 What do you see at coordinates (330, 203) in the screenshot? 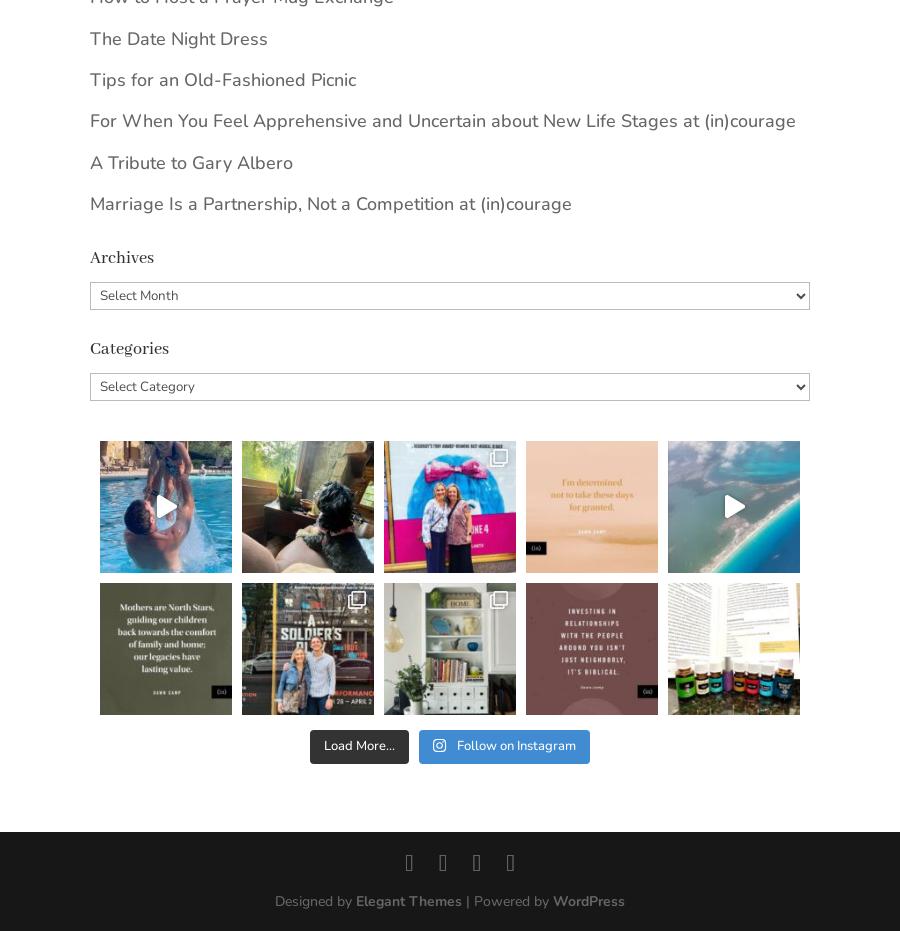
I see `'Marriage Is a Partnership, Not a Competition at (in)courage'` at bounding box center [330, 203].